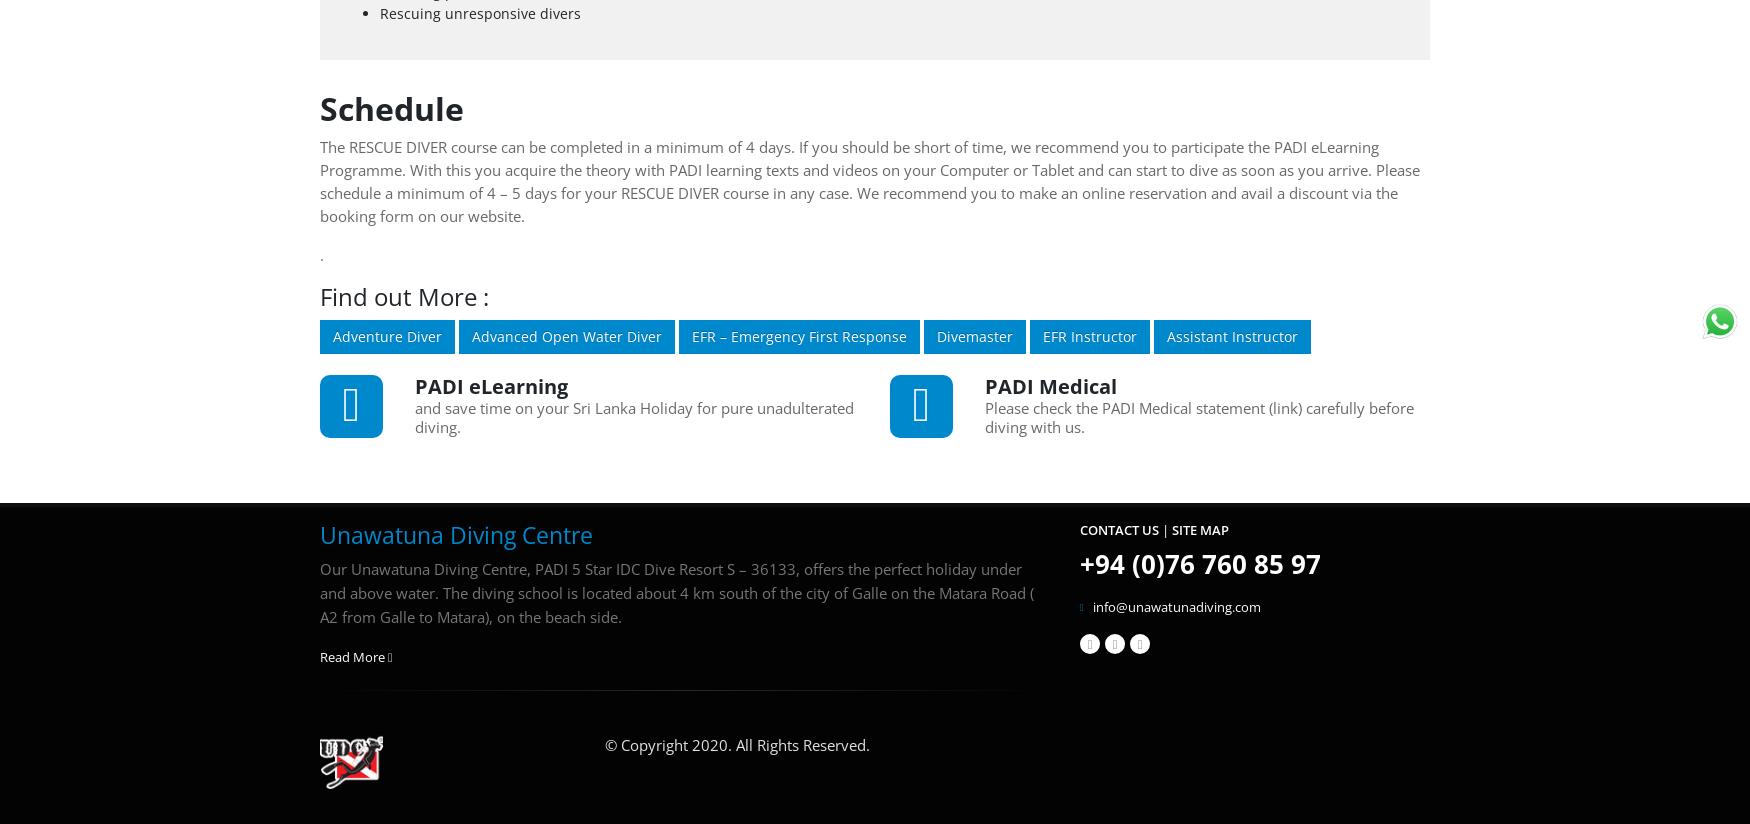 This screenshot has width=1750, height=824. I want to click on 'info@unawatunadiving.com', so click(1176, 606).